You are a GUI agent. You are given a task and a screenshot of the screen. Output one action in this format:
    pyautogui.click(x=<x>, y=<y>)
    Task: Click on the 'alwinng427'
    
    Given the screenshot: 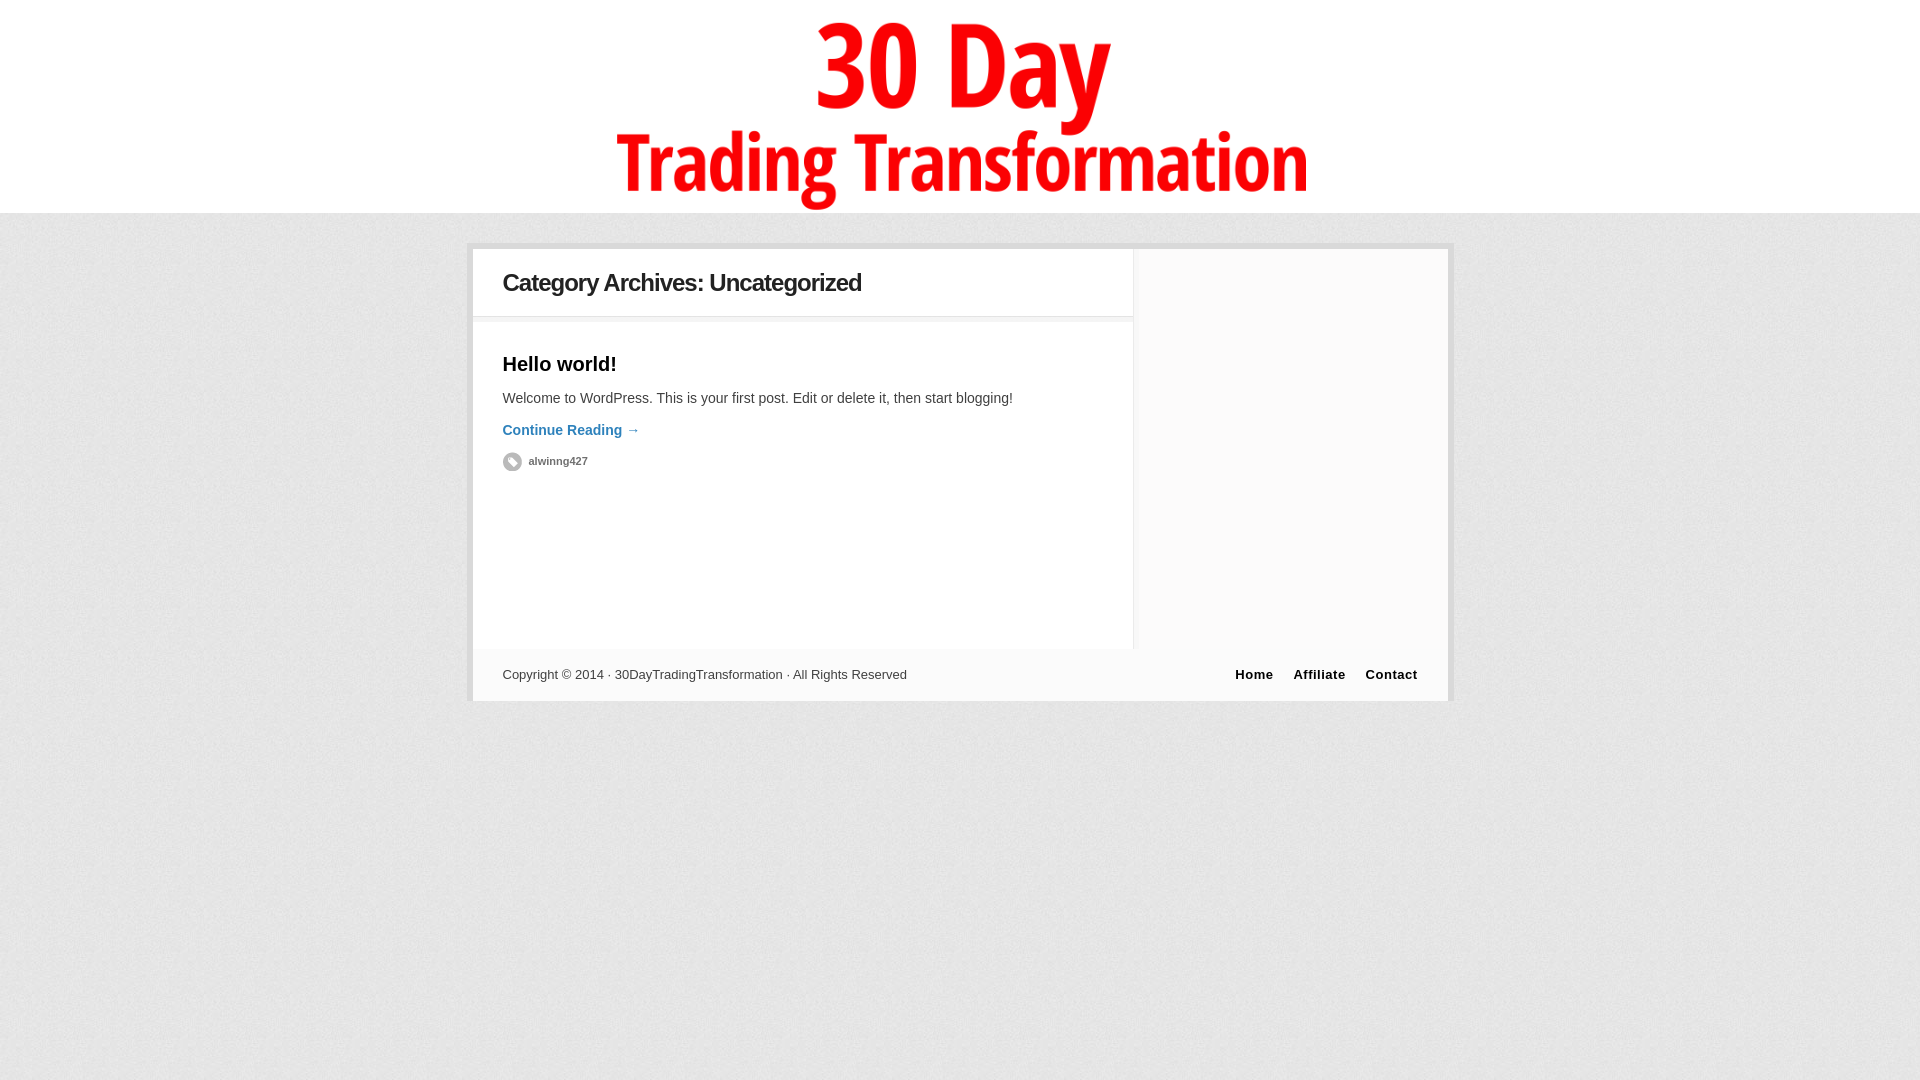 What is the action you would take?
    pyautogui.click(x=544, y=461)
    